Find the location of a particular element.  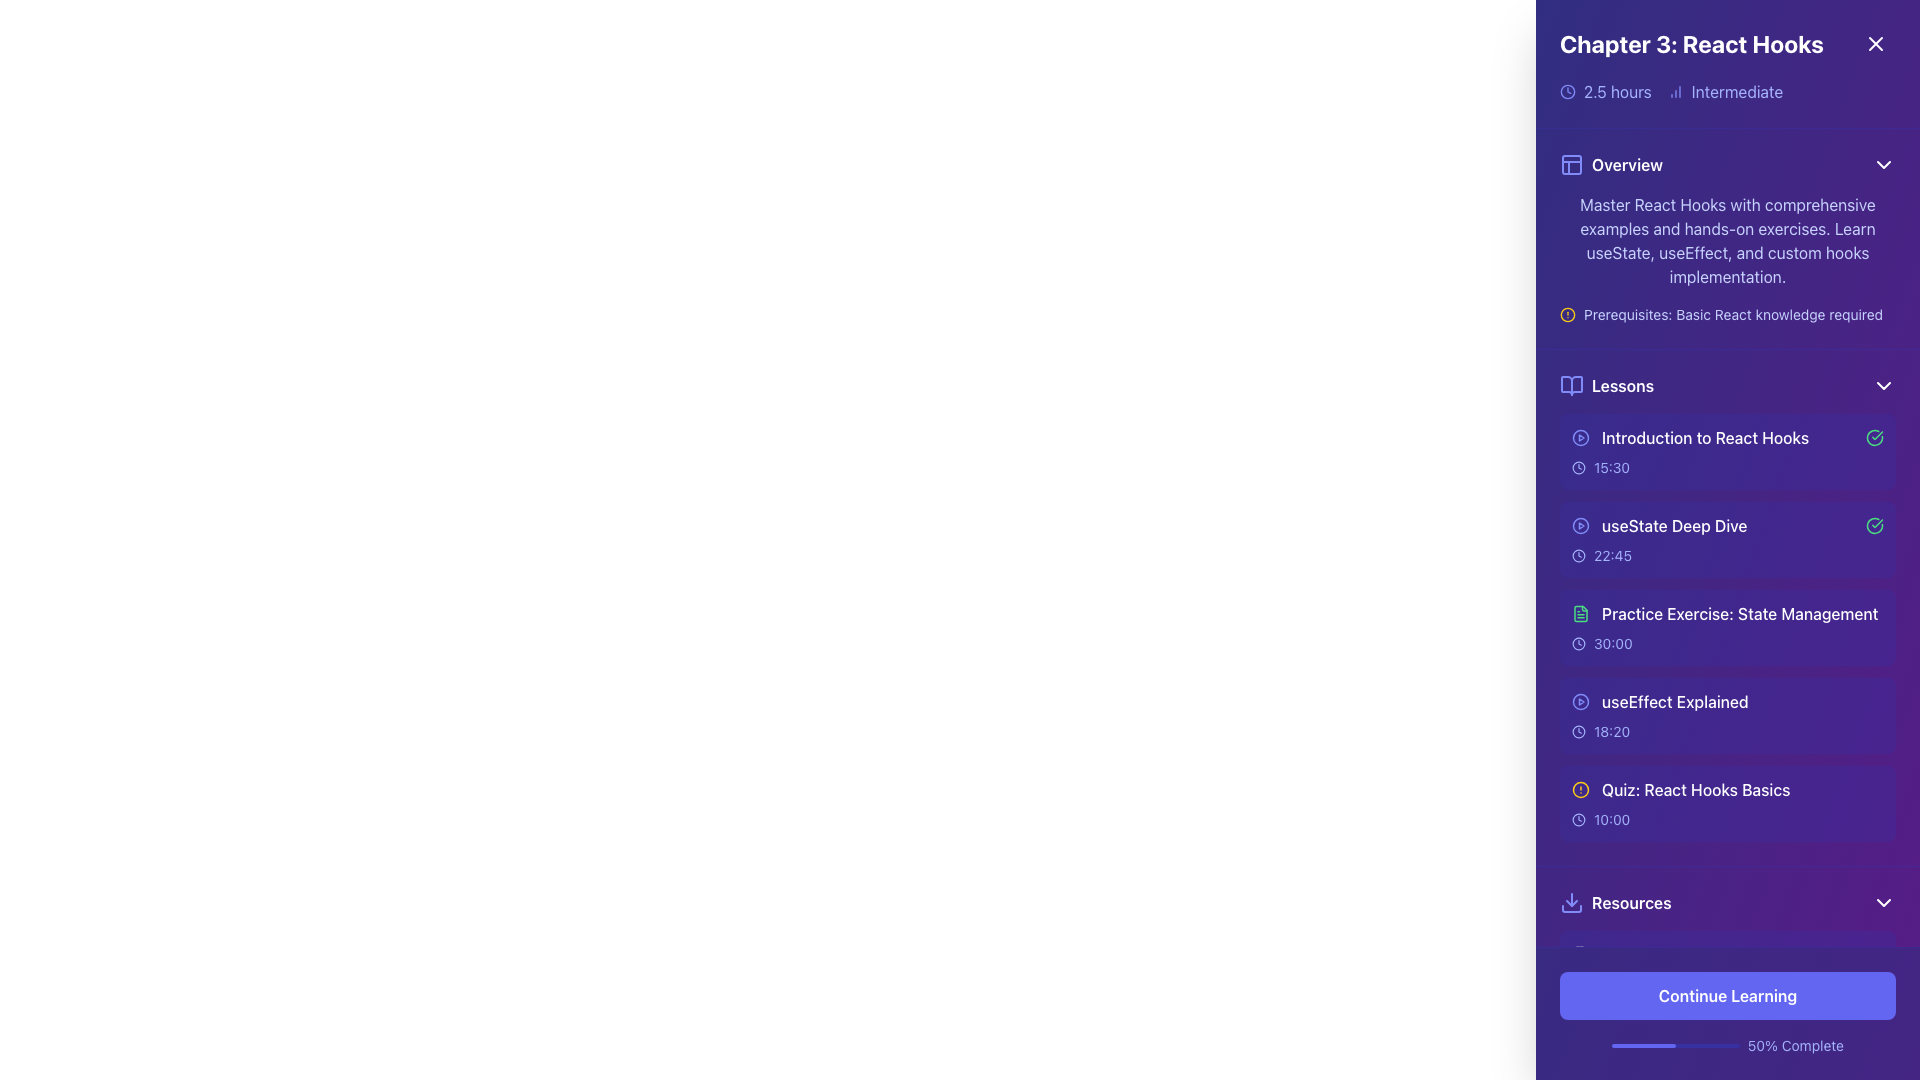

the Text block located directly below the 'Overview' heading is located at coordinates (1727, 257).